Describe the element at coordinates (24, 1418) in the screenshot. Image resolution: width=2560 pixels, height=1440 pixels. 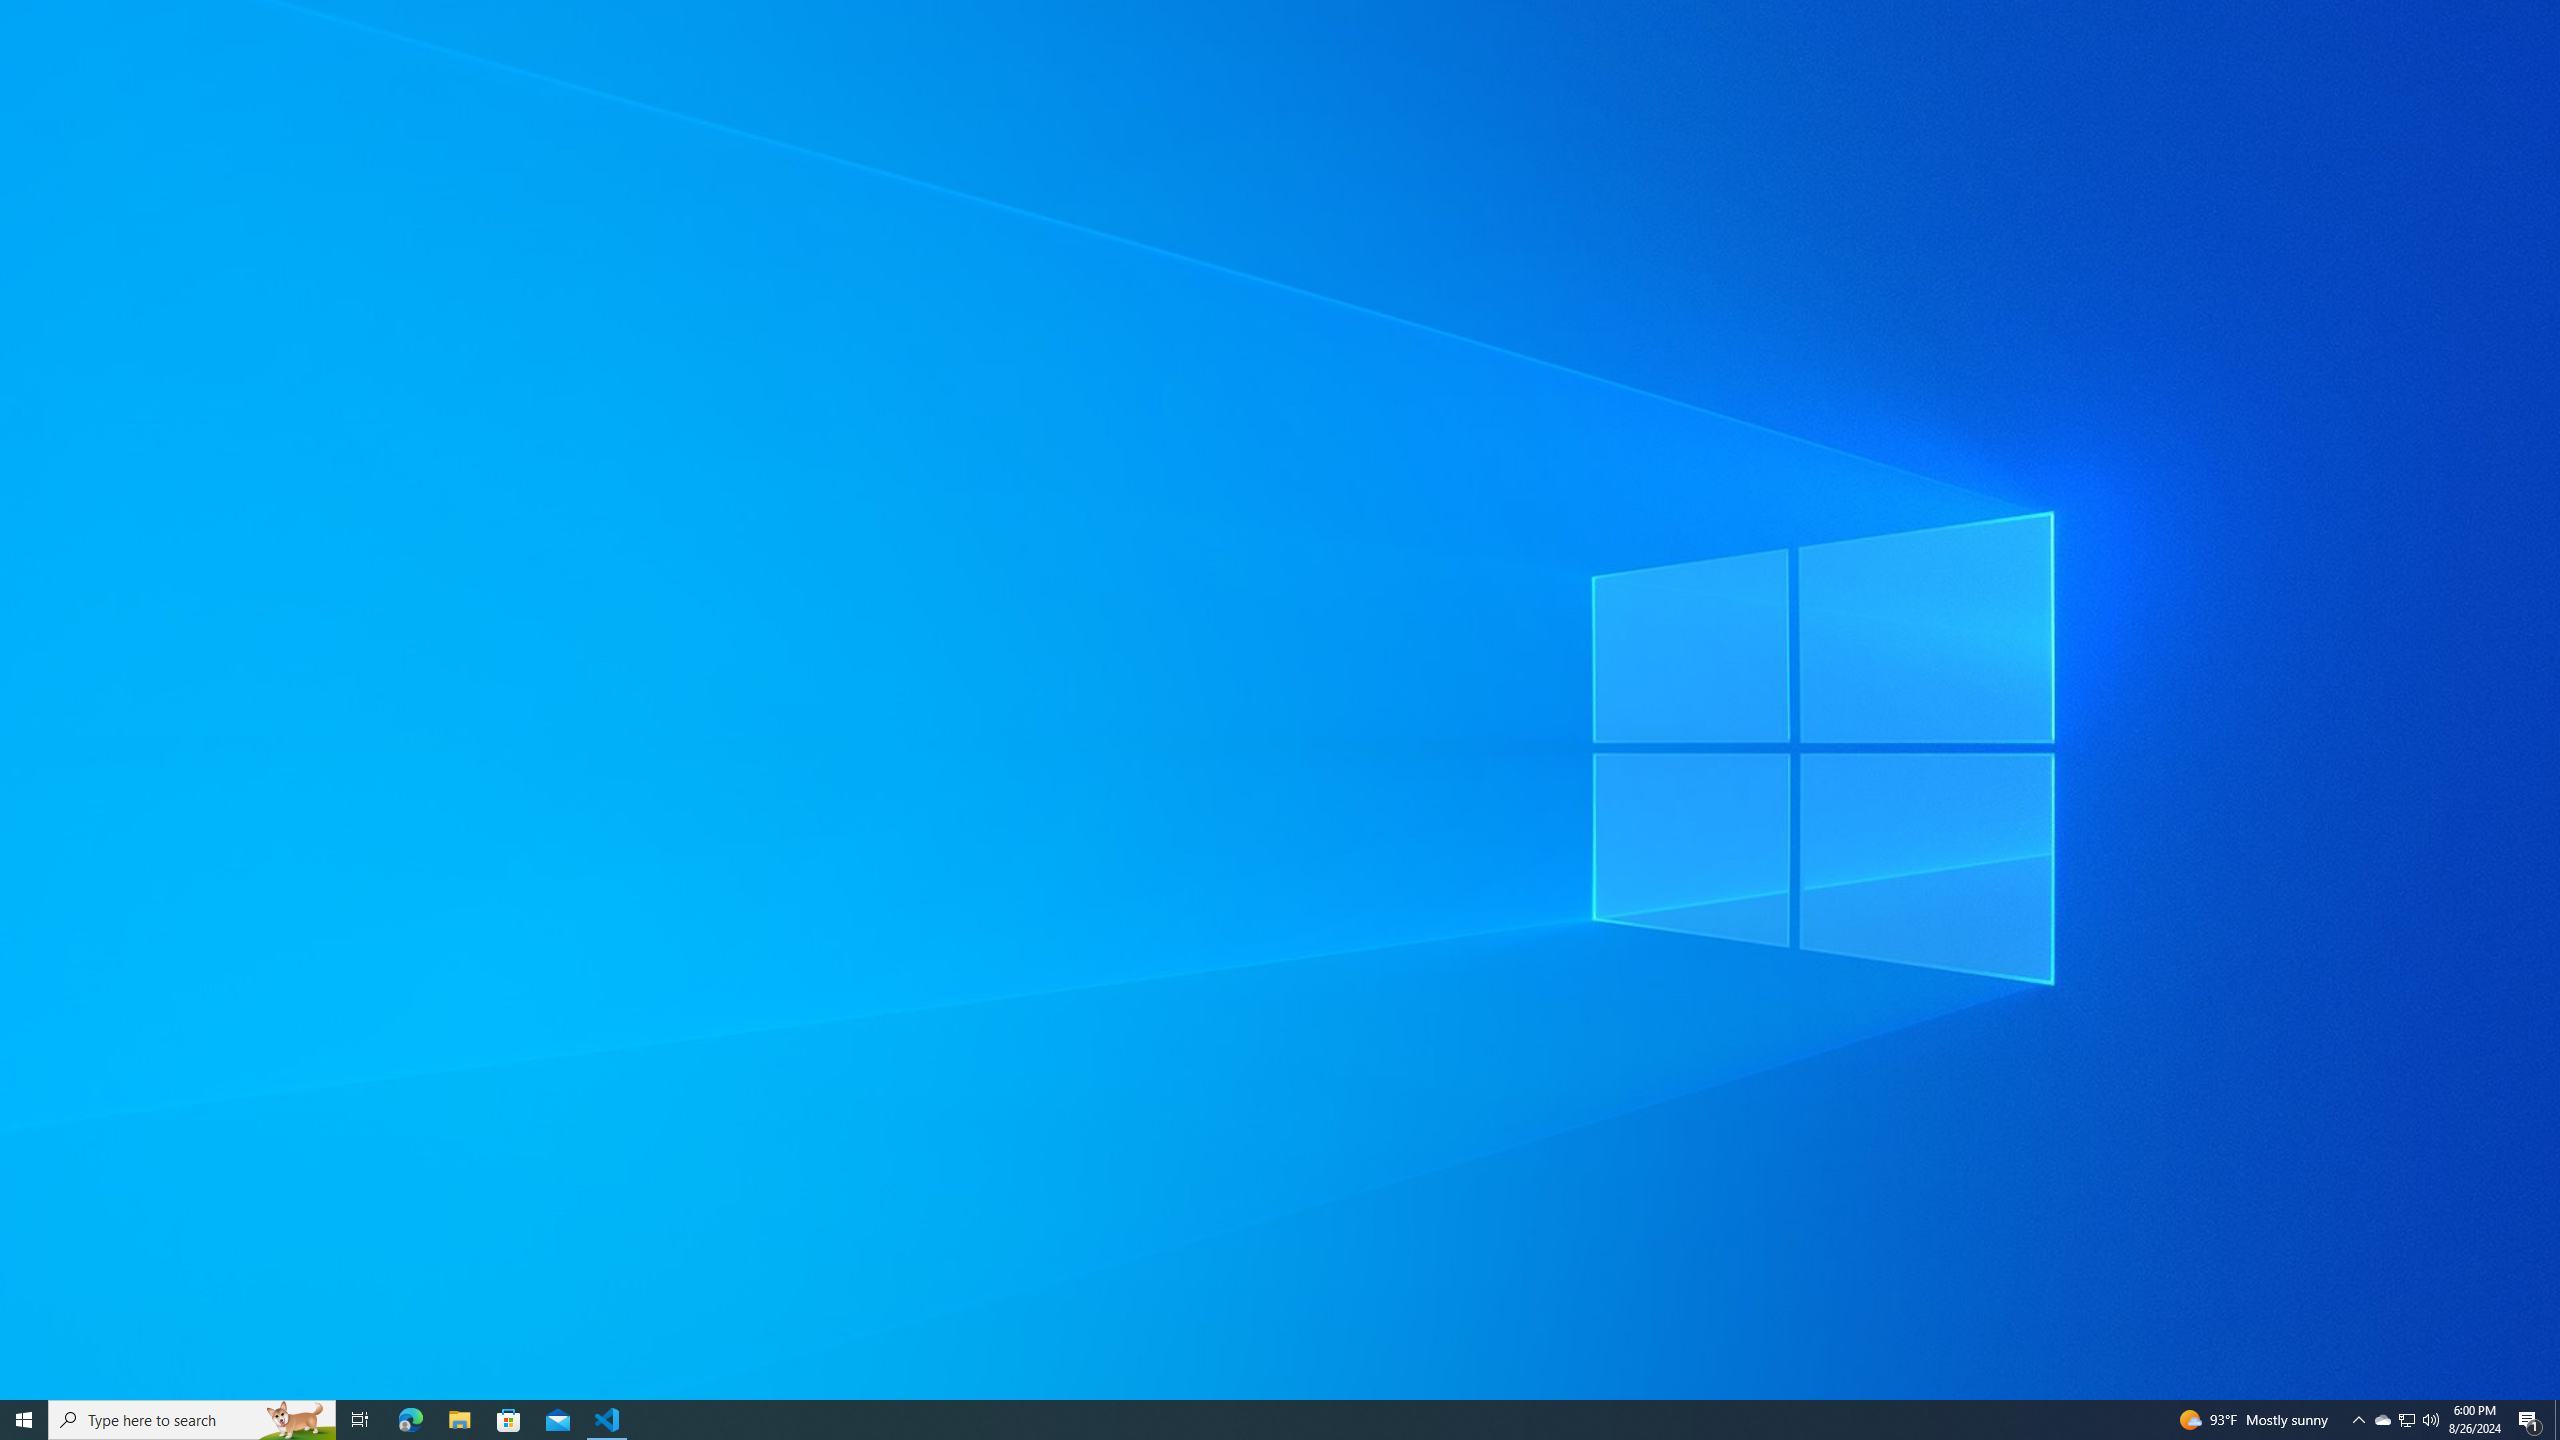
I see `'Start'` at that location.